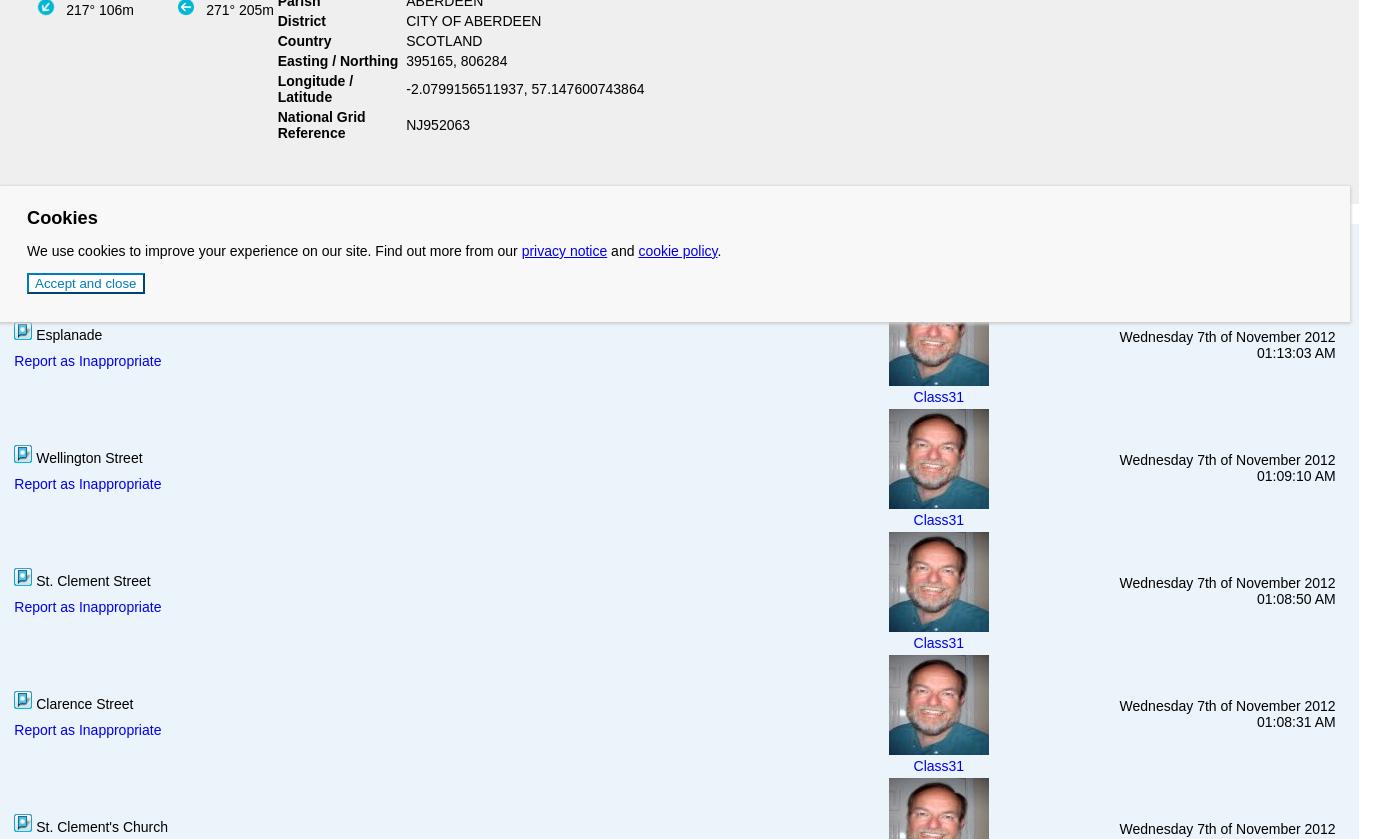  What do you see at coordinates (337, 59) in the screenshot?
I see `'Easting / Northing'` at bounding box center [337, 59].